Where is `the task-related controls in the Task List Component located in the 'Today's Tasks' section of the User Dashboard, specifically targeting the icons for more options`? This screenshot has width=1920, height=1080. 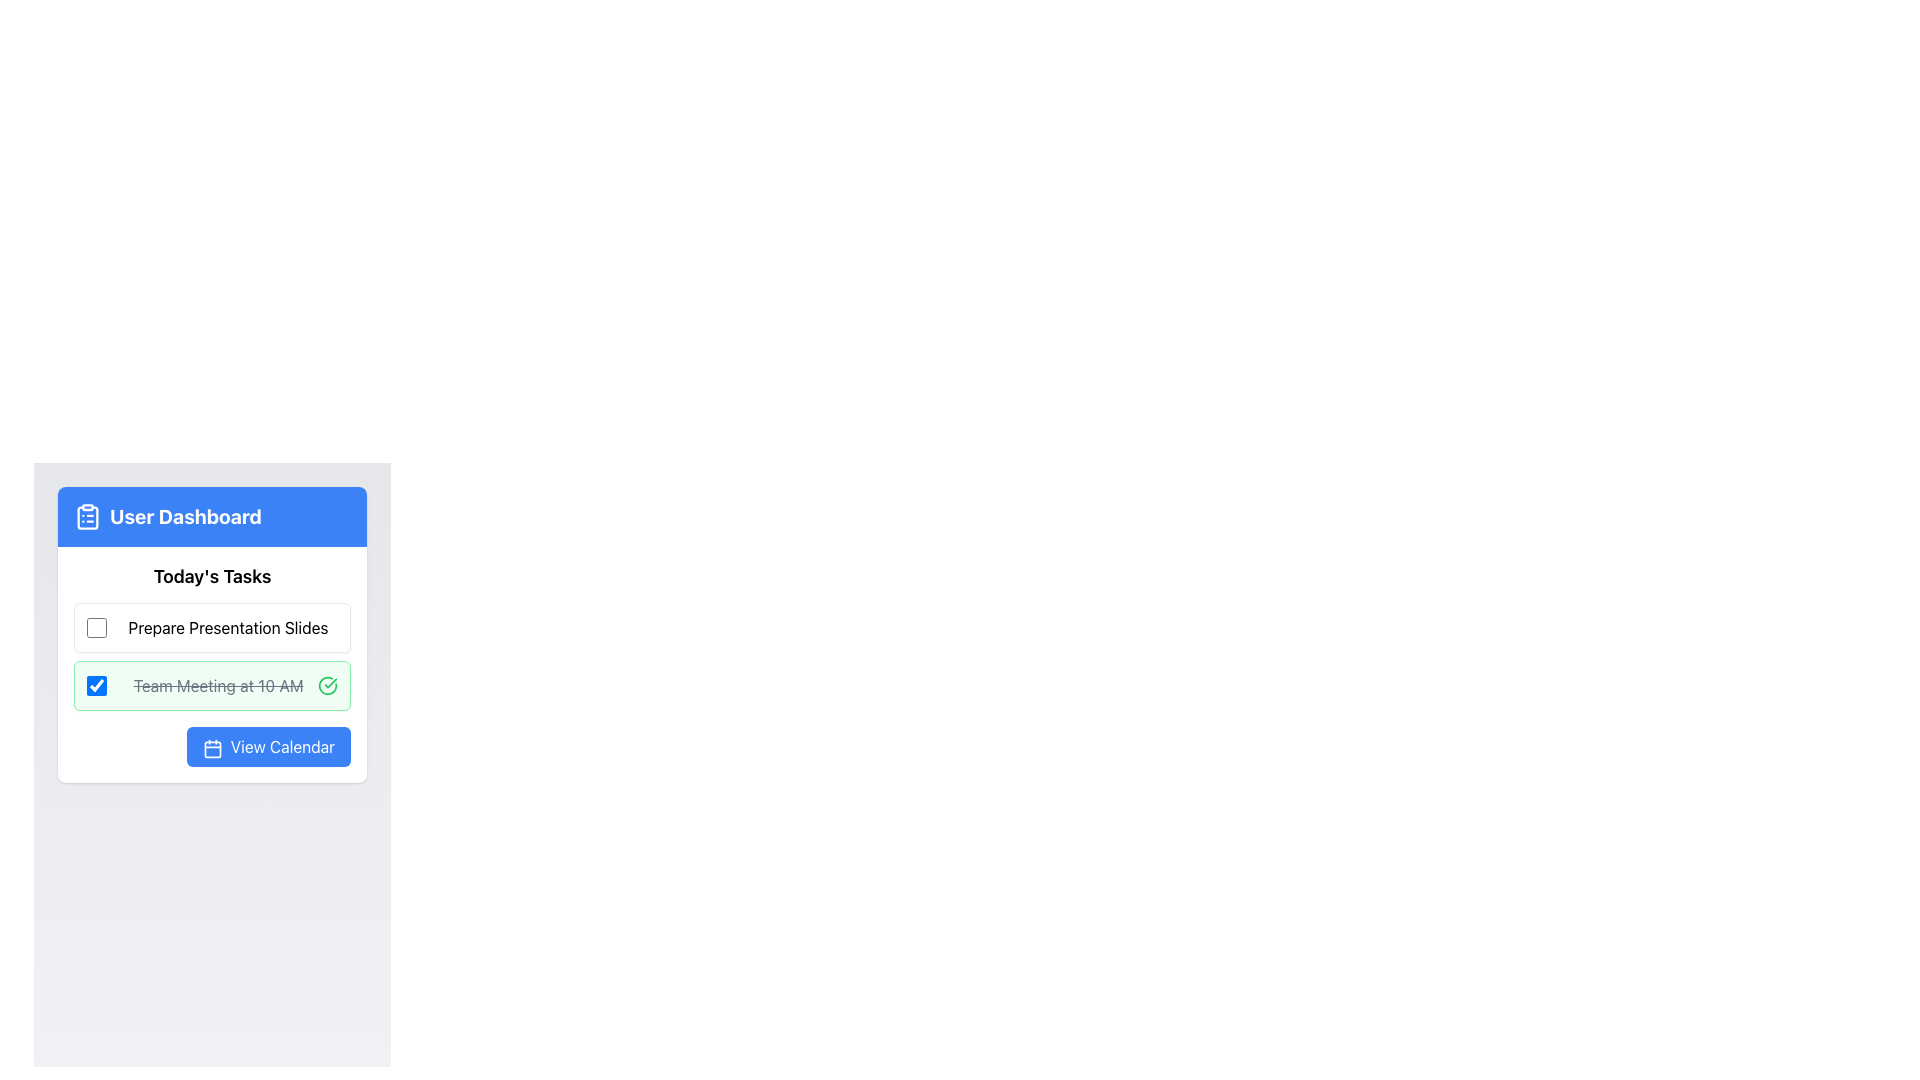 the task-related controls in the Task List Component located in the 'Today's Tasks' section of the User Dashboard, specifically targeting the icons for more options is located at coordinates (212, 664).